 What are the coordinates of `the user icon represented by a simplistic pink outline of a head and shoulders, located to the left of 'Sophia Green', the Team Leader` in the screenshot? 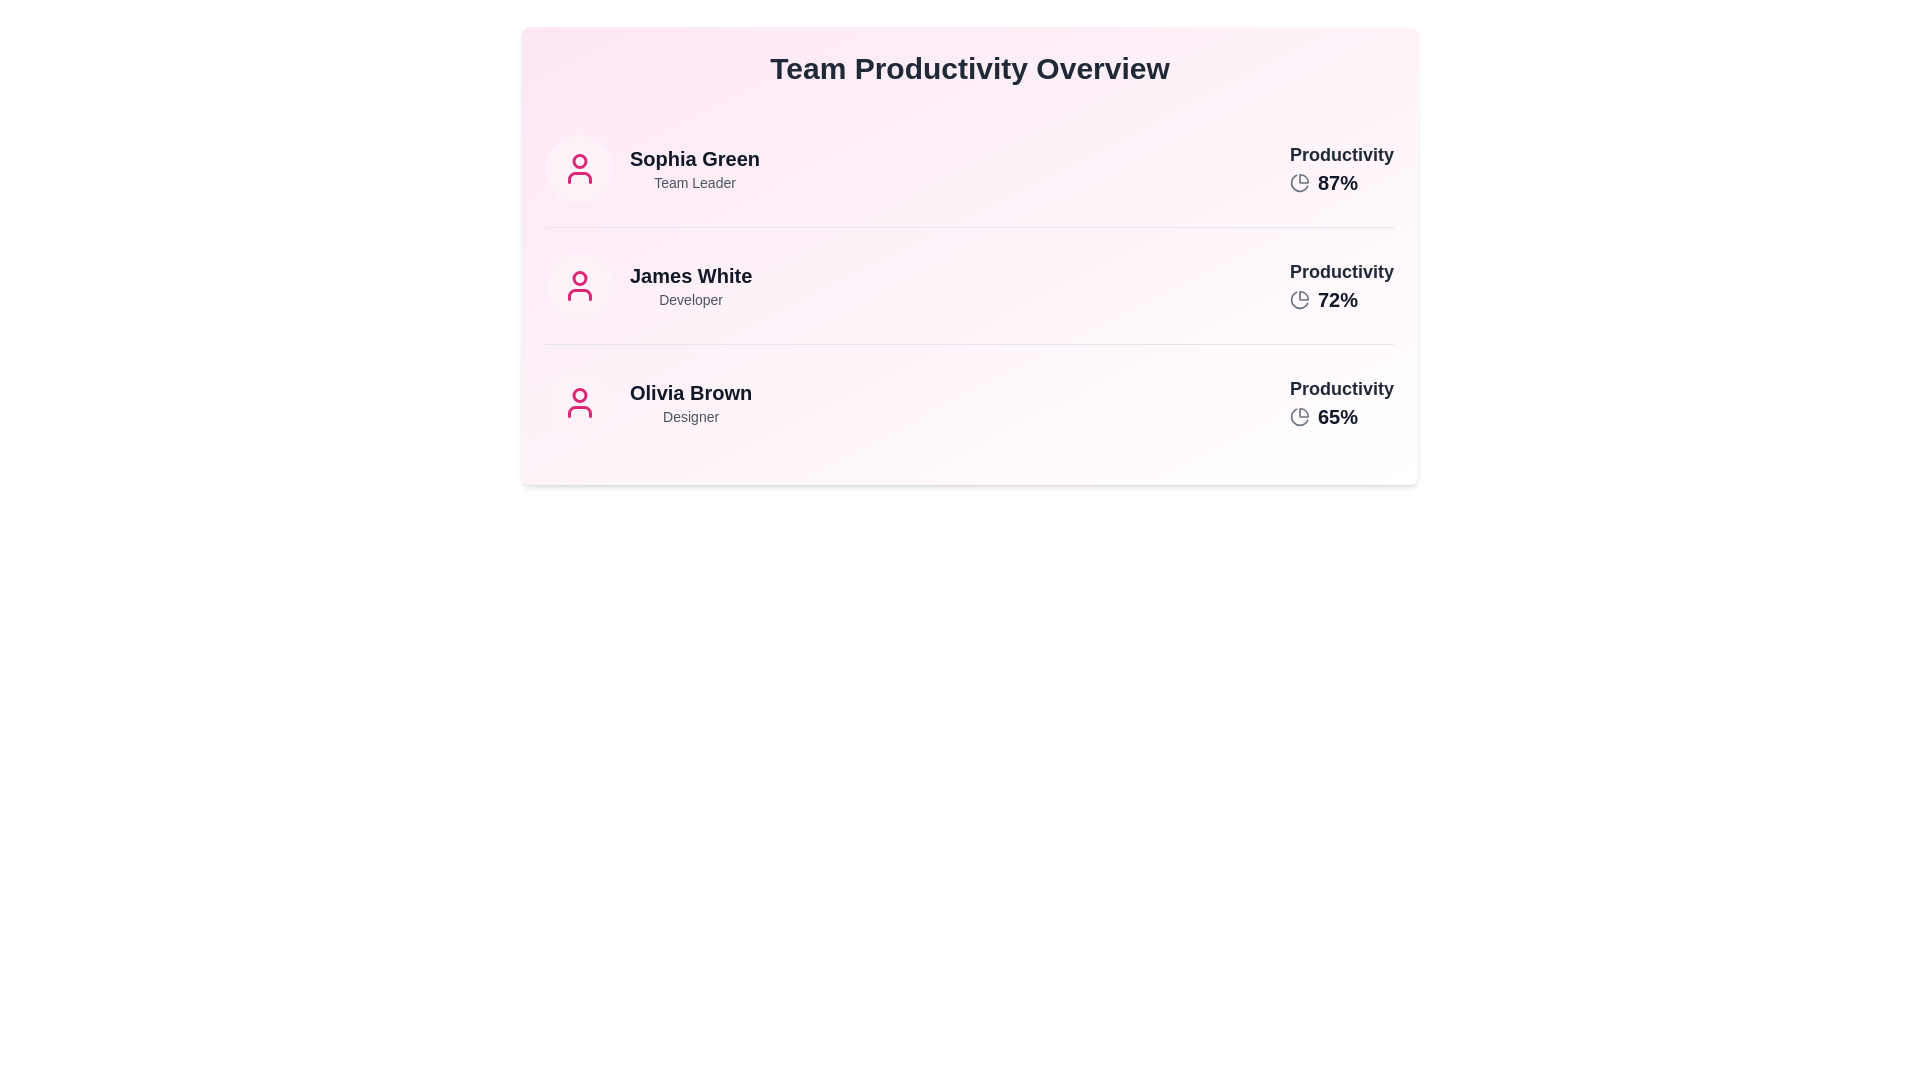 It's located at (579, 176).